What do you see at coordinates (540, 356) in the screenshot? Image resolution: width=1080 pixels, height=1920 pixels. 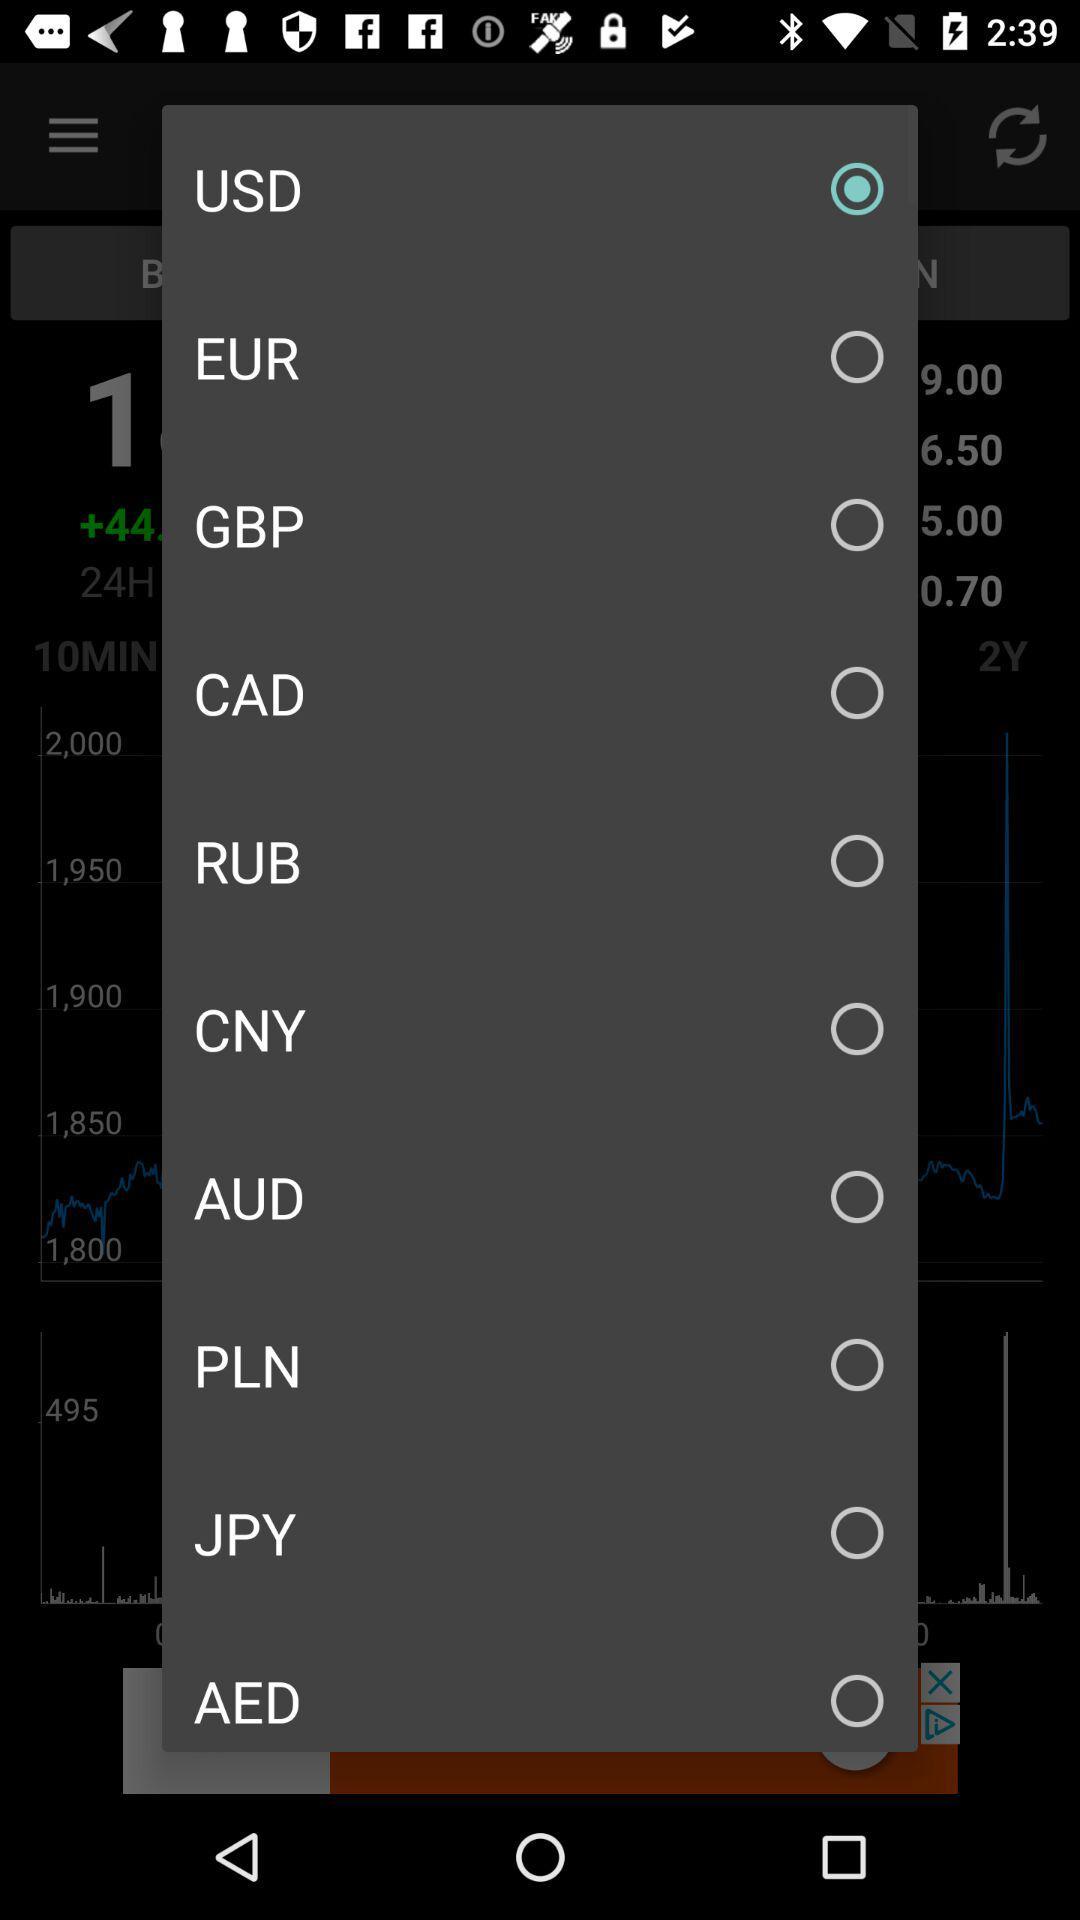 I see `the eur icon` at bounding box center [540, 356].